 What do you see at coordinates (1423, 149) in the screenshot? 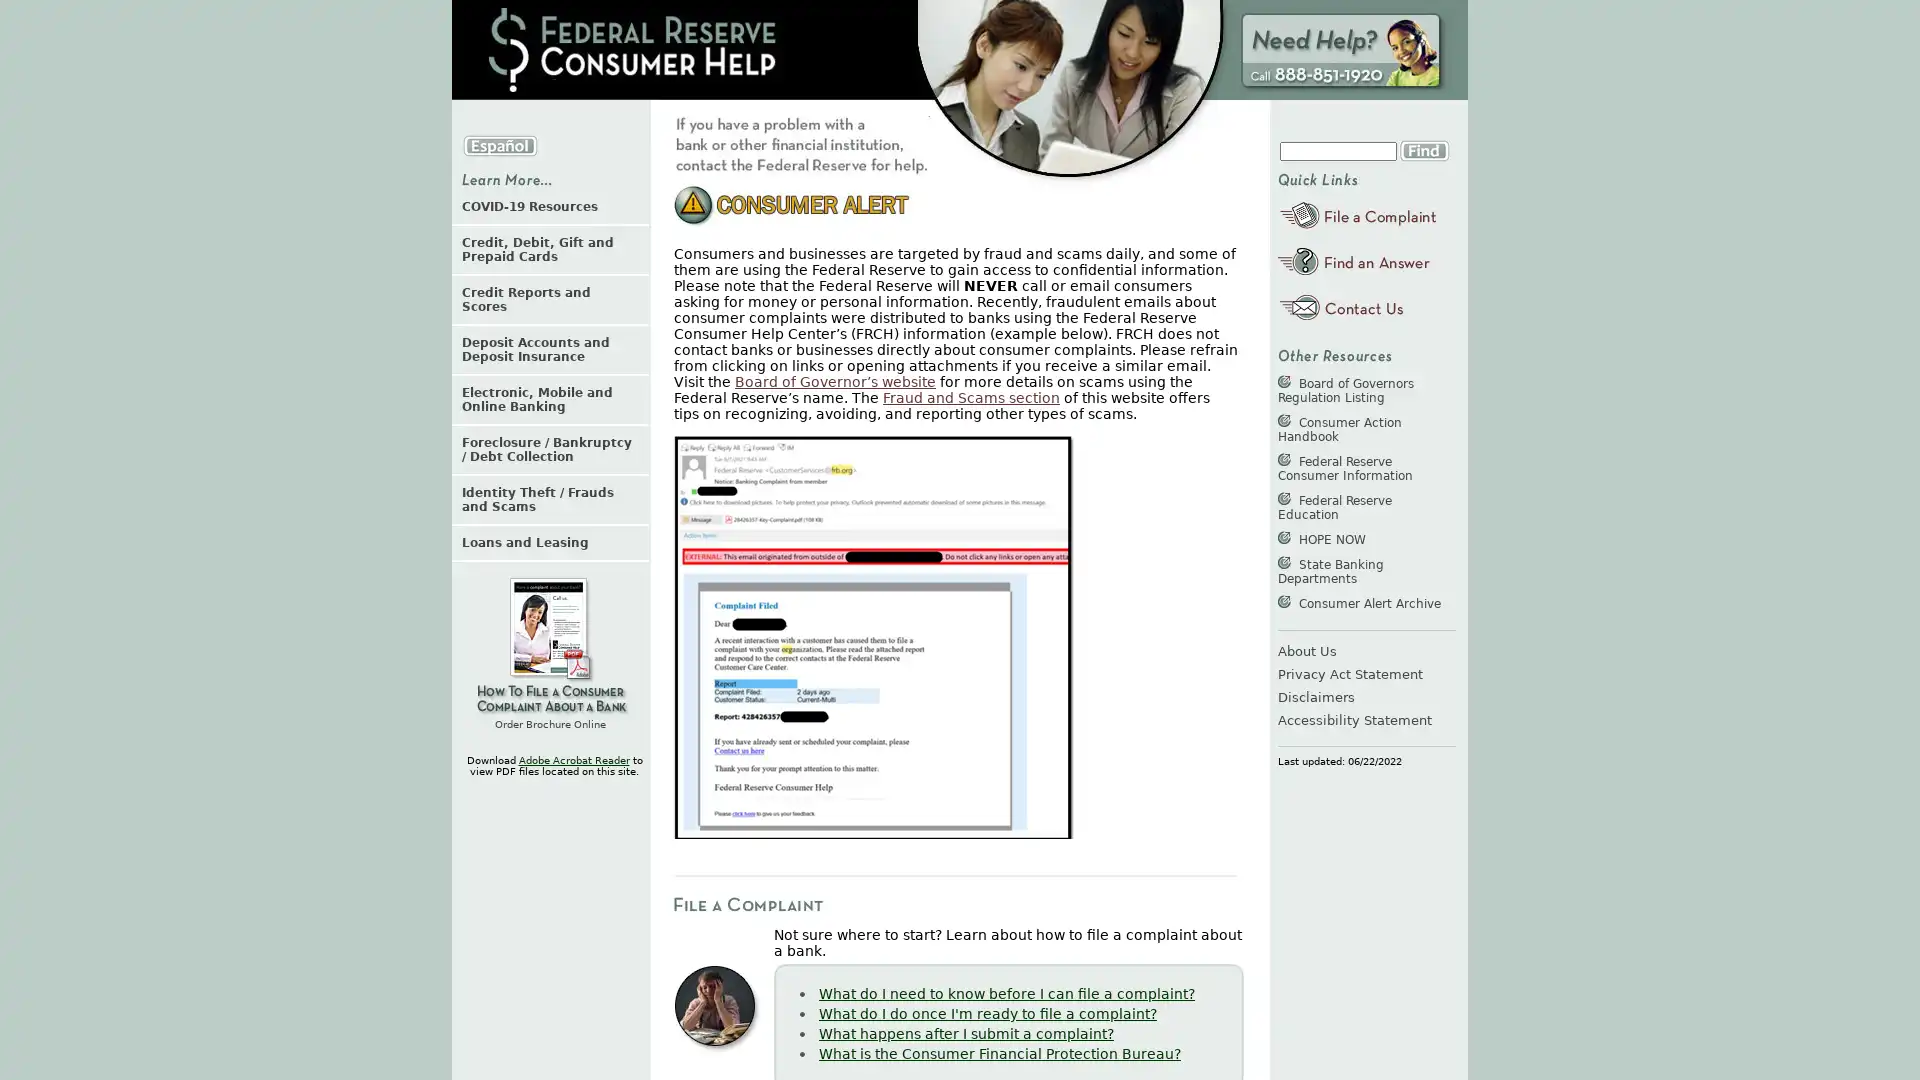
I see `Find` at bounding box center [1423, 149].